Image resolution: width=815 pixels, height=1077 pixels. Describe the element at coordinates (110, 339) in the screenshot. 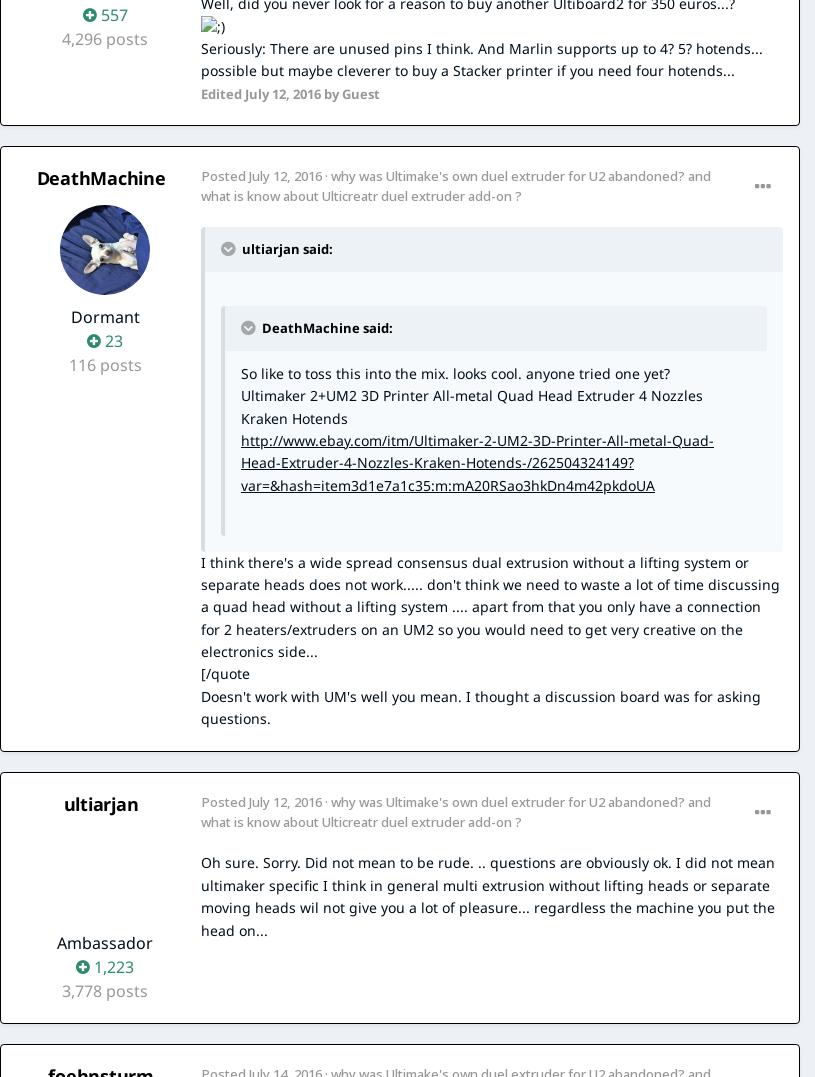

I see `'23'` at that location.